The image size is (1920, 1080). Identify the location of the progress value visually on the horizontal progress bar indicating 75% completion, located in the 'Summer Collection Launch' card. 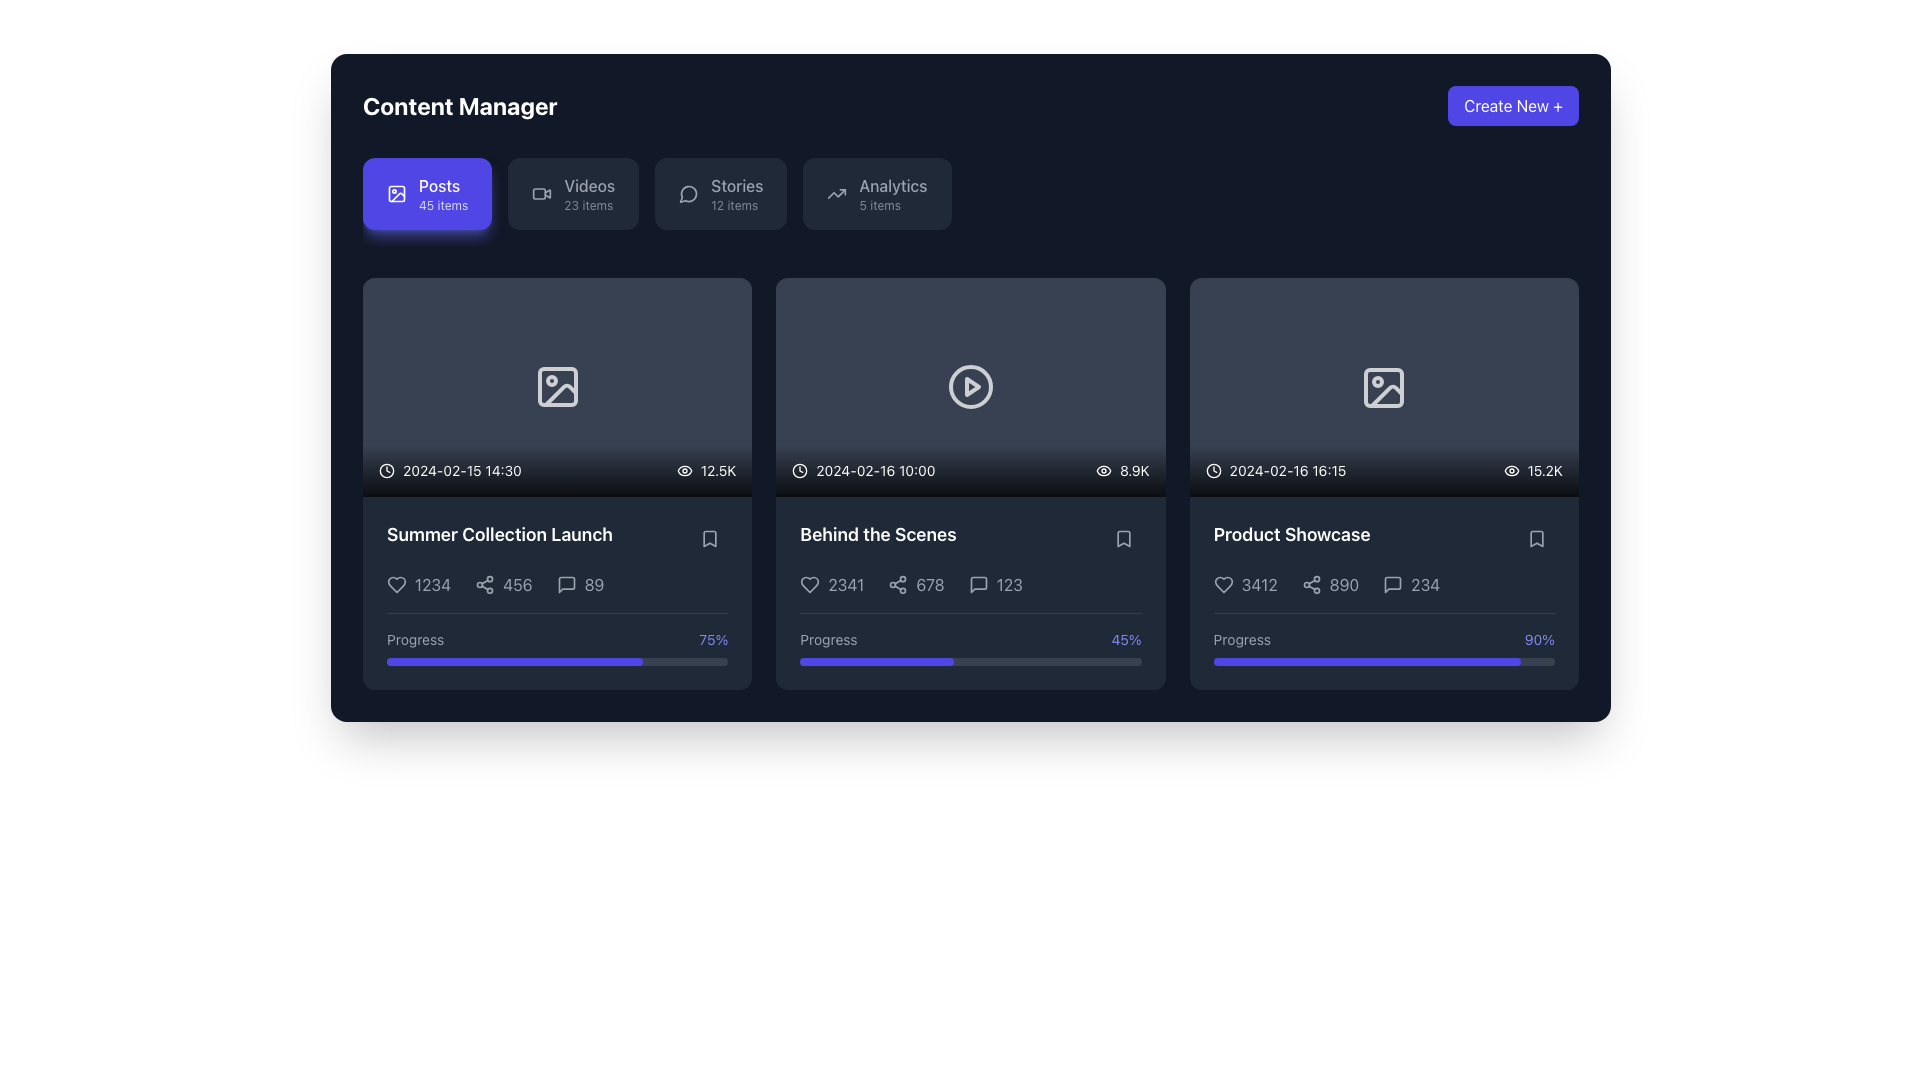
(557, 661).